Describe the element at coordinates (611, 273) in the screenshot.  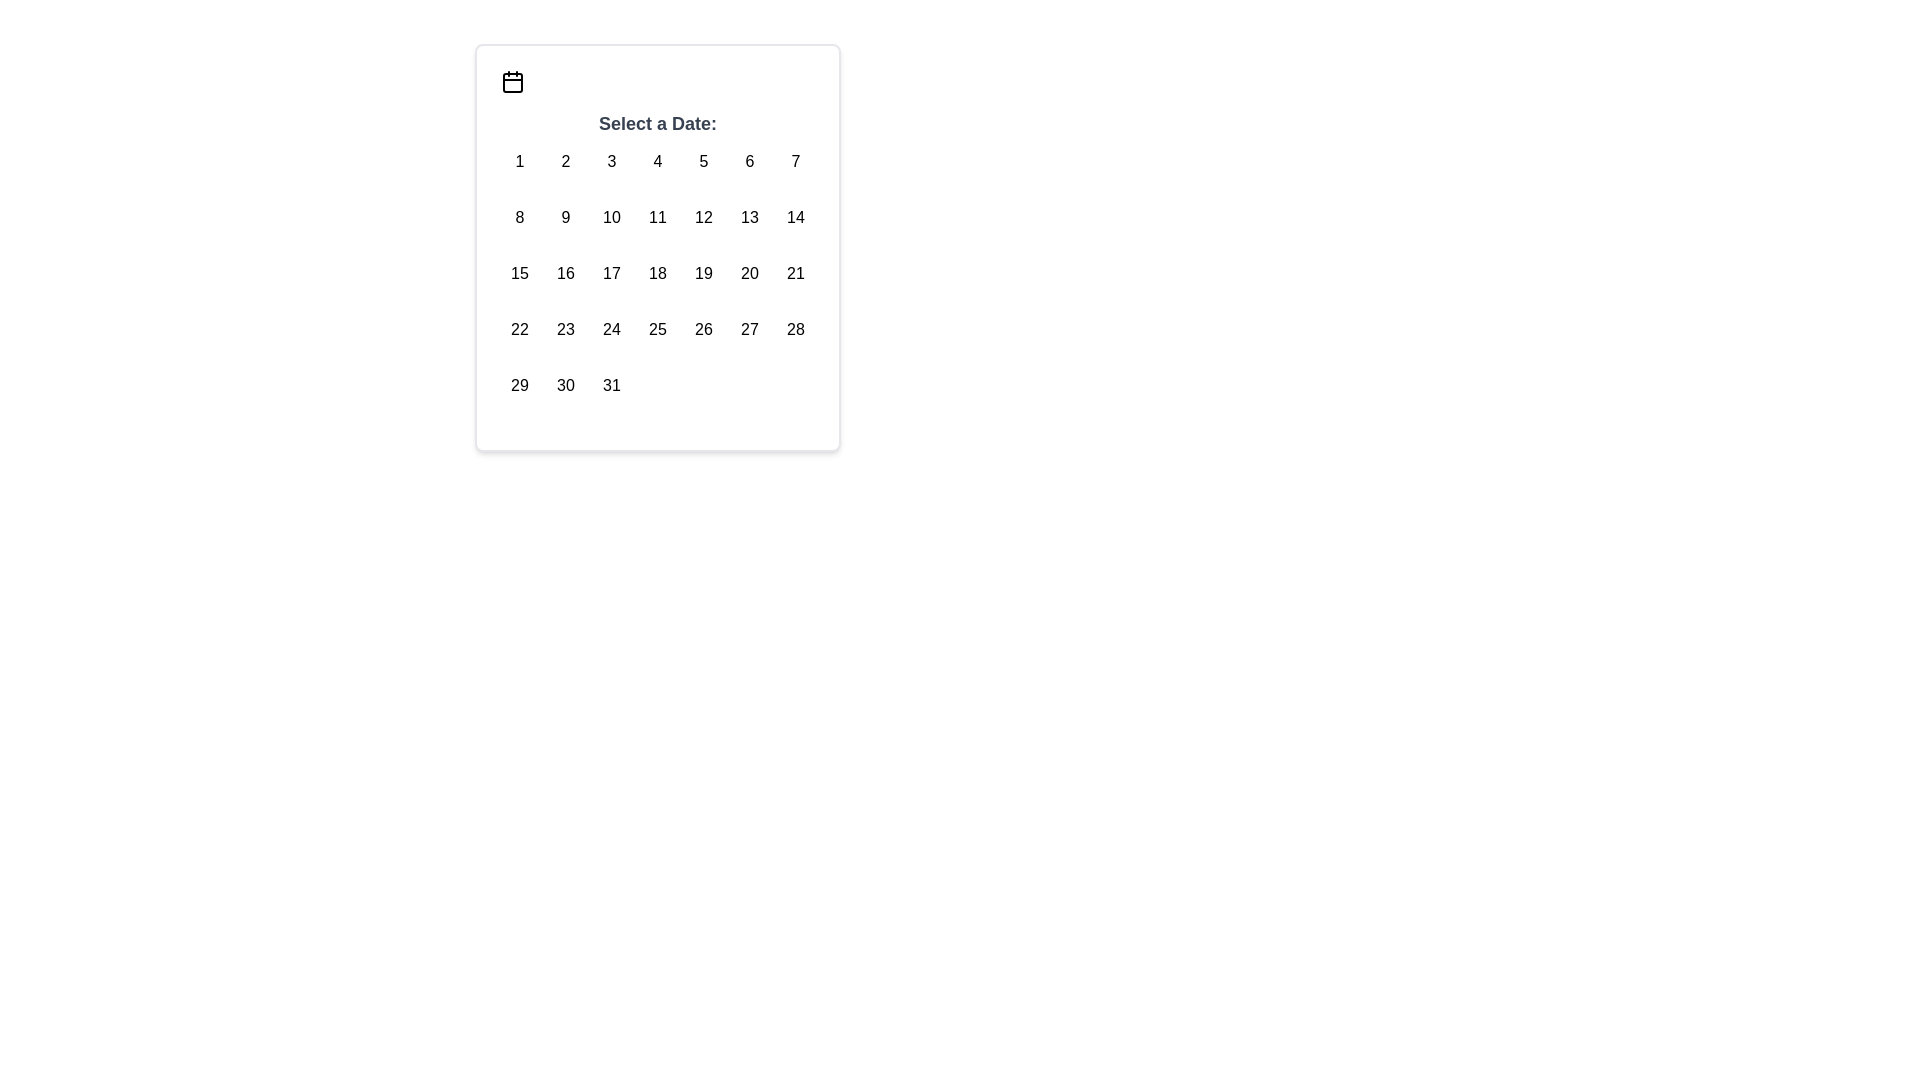
I see `the button representing the 17th day of the month in the calendar interface` at that location.